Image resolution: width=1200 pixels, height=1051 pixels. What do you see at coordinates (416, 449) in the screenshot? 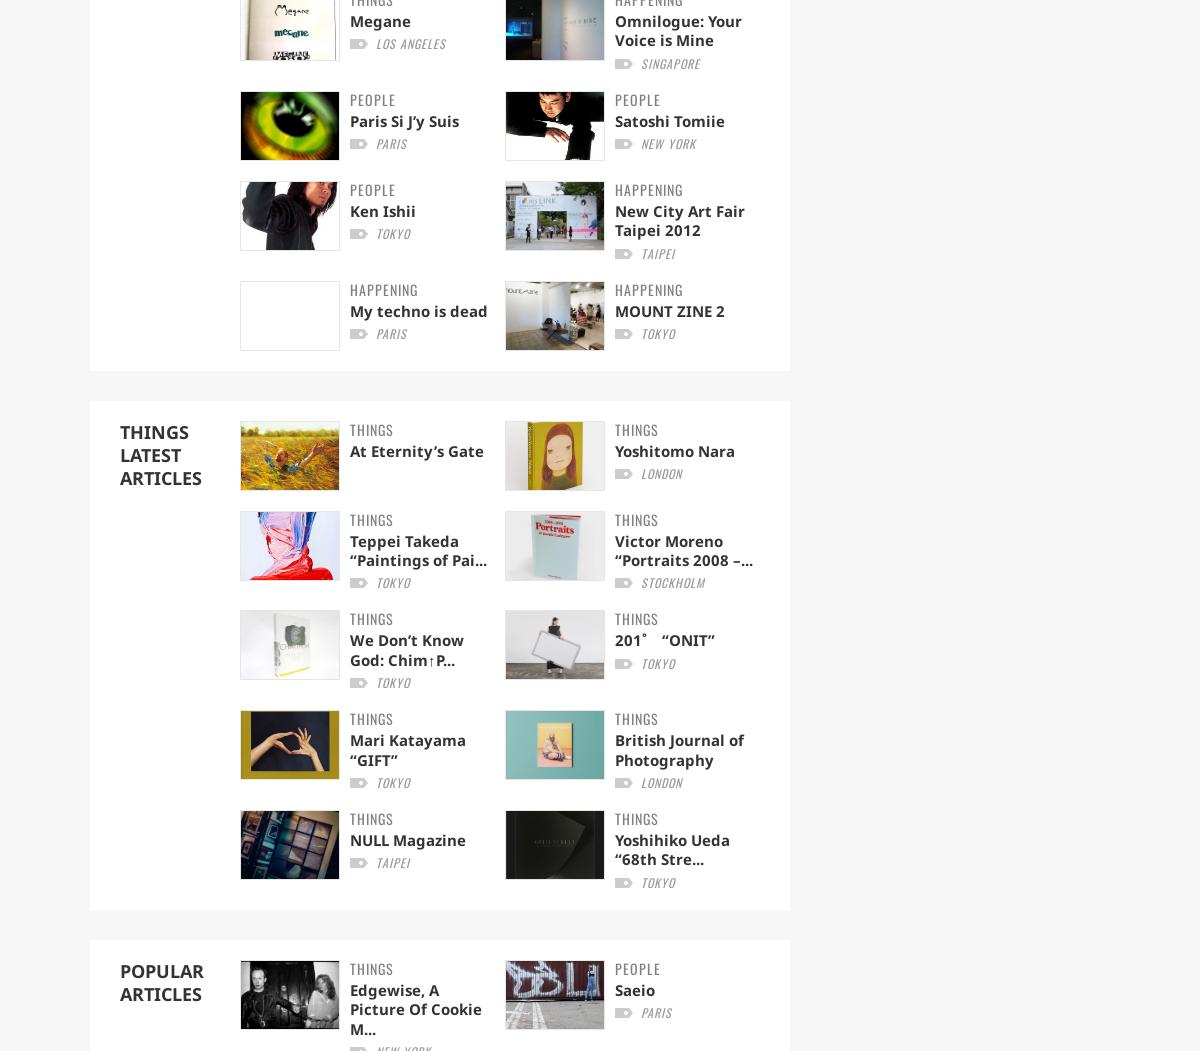
I see `'At Eternity’s Gate'` at bounding box center [416, 449].